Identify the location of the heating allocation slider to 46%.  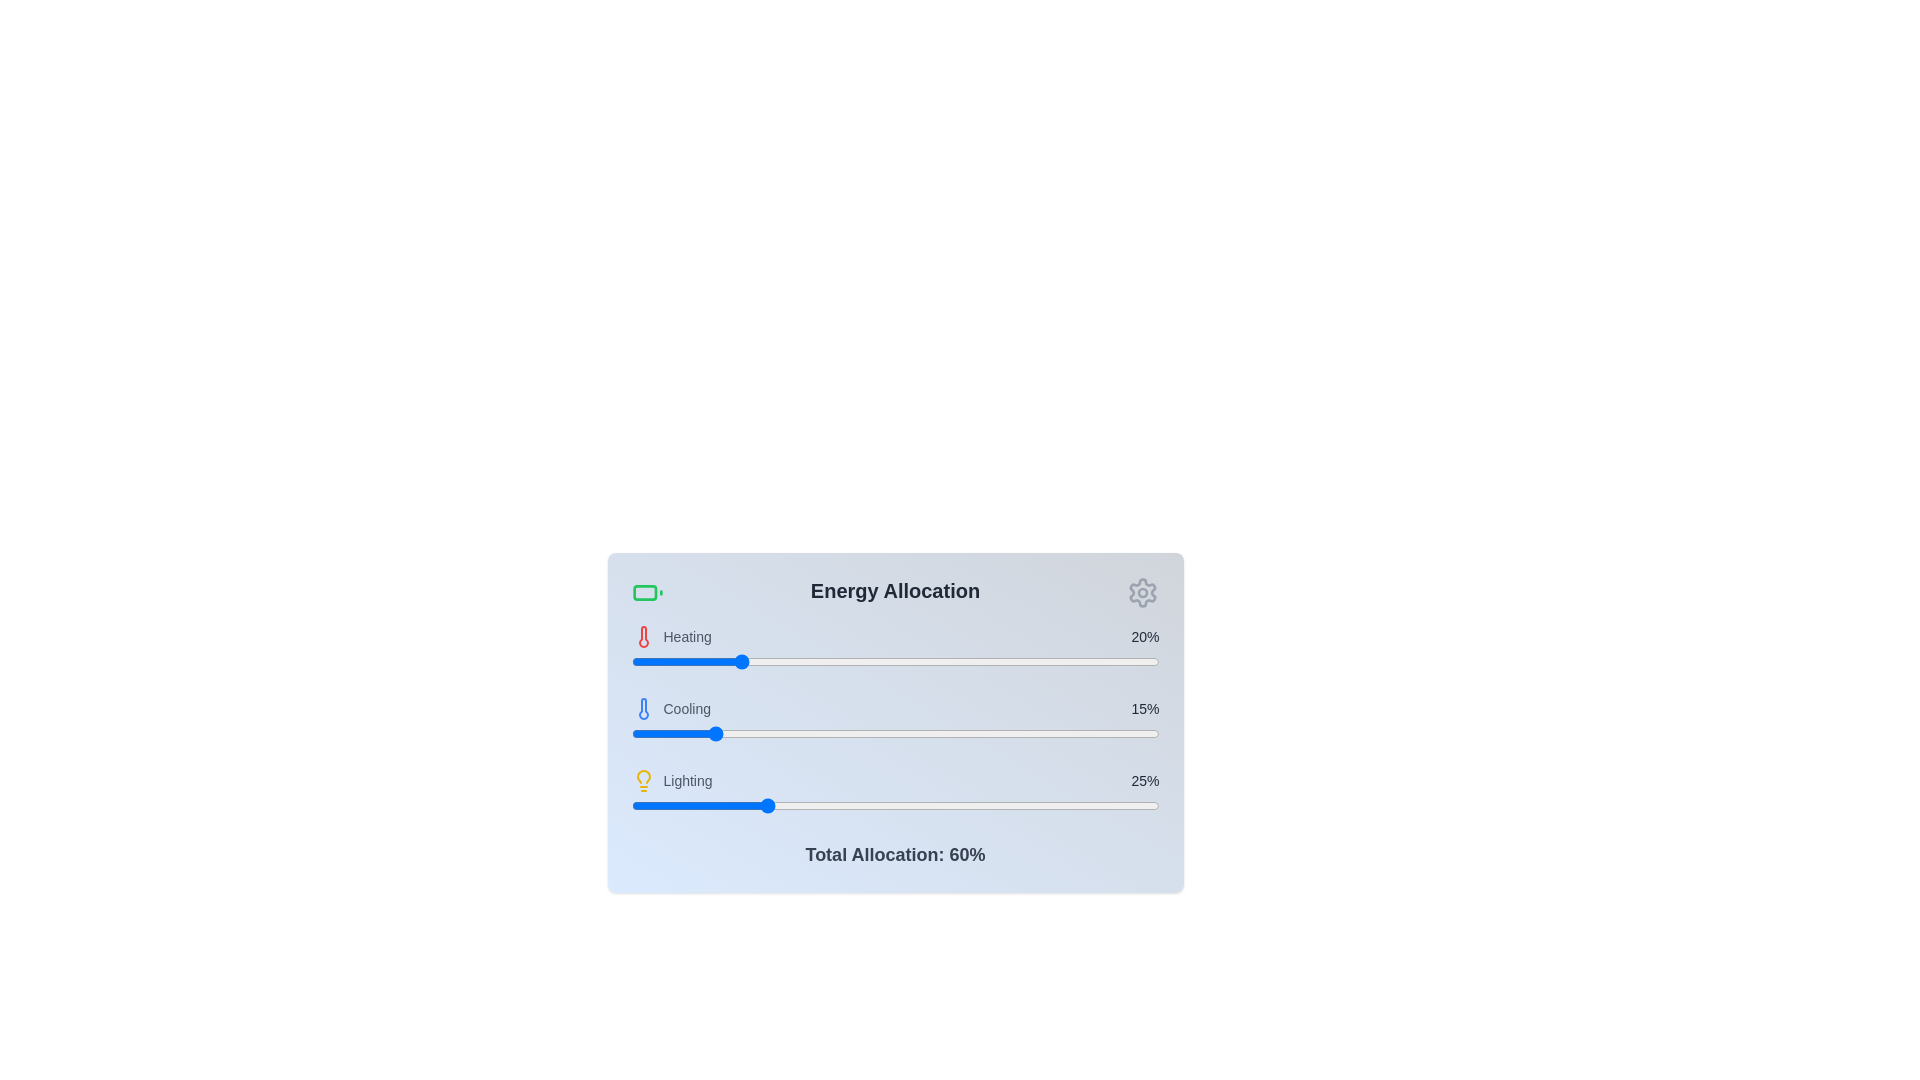
(874, 662).